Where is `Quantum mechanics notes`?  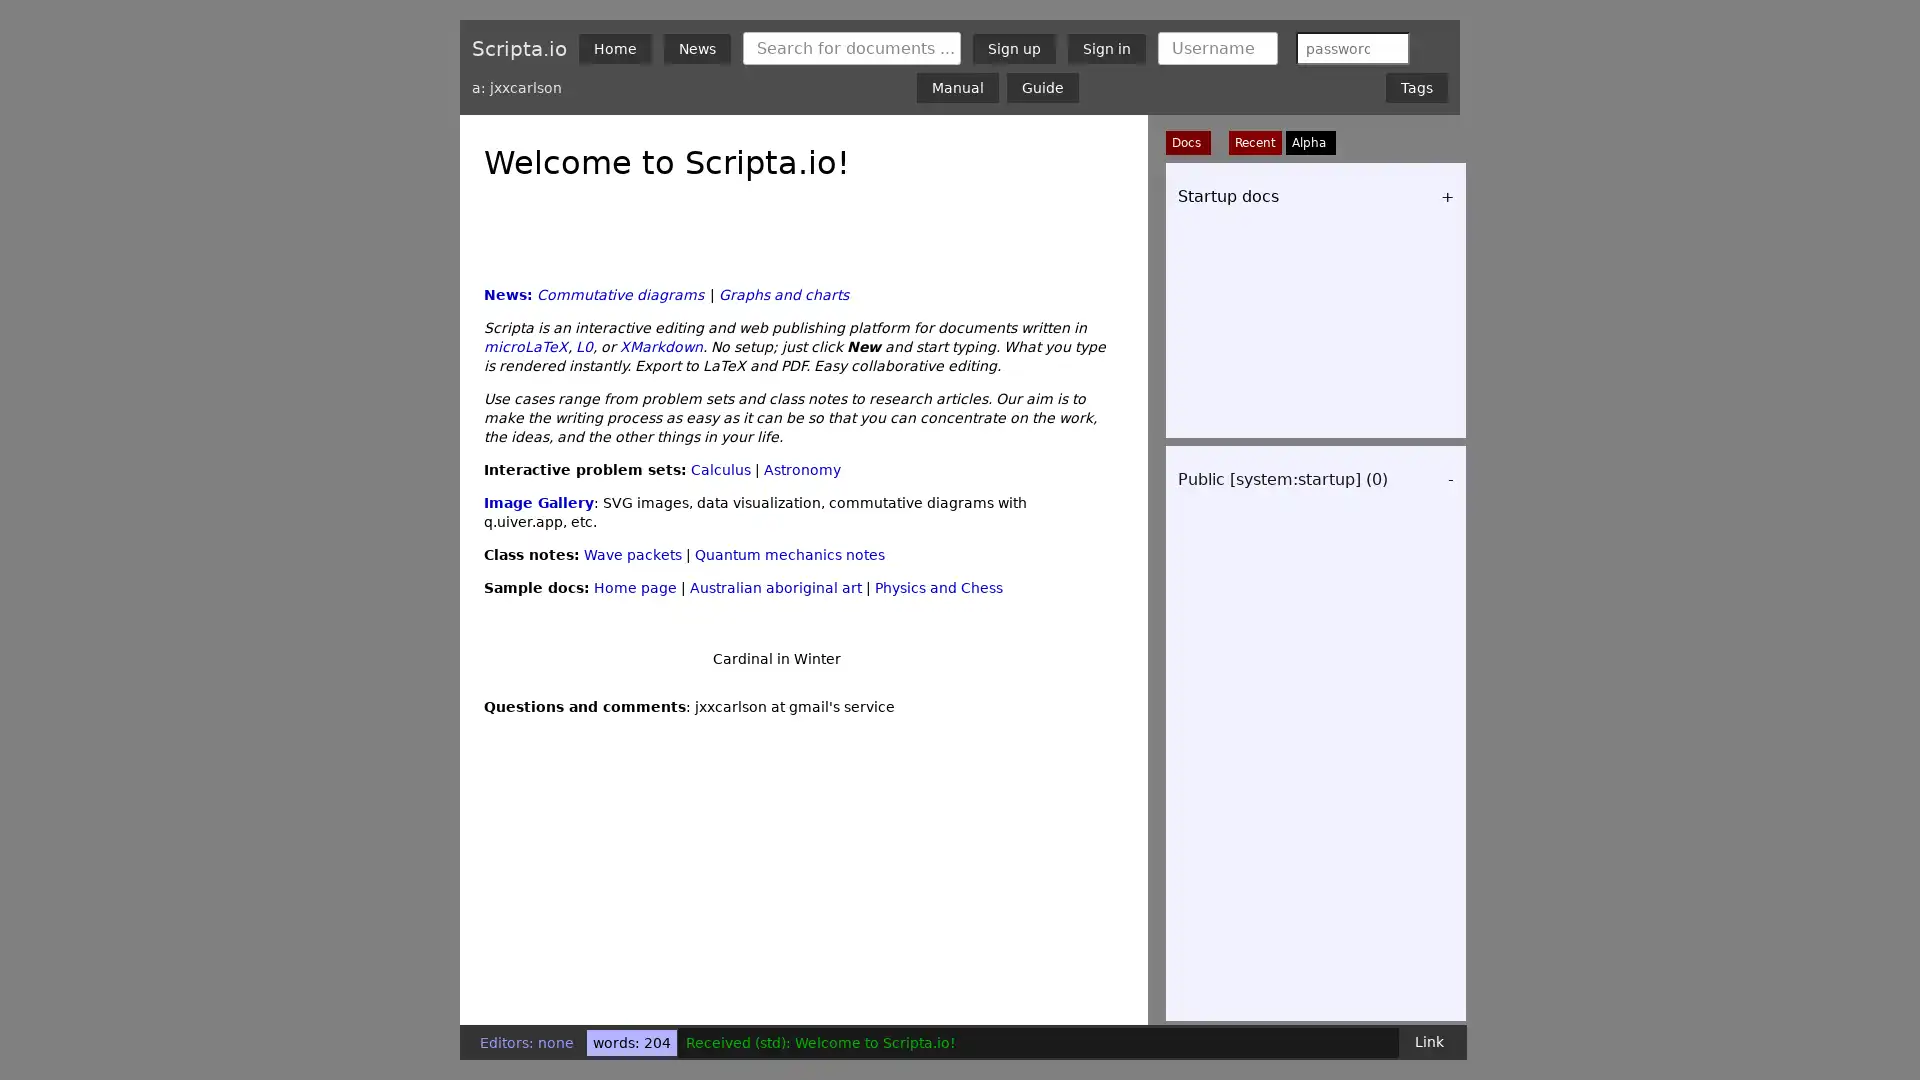 Quantum mechanics notes is located at coordinates (789, 708).